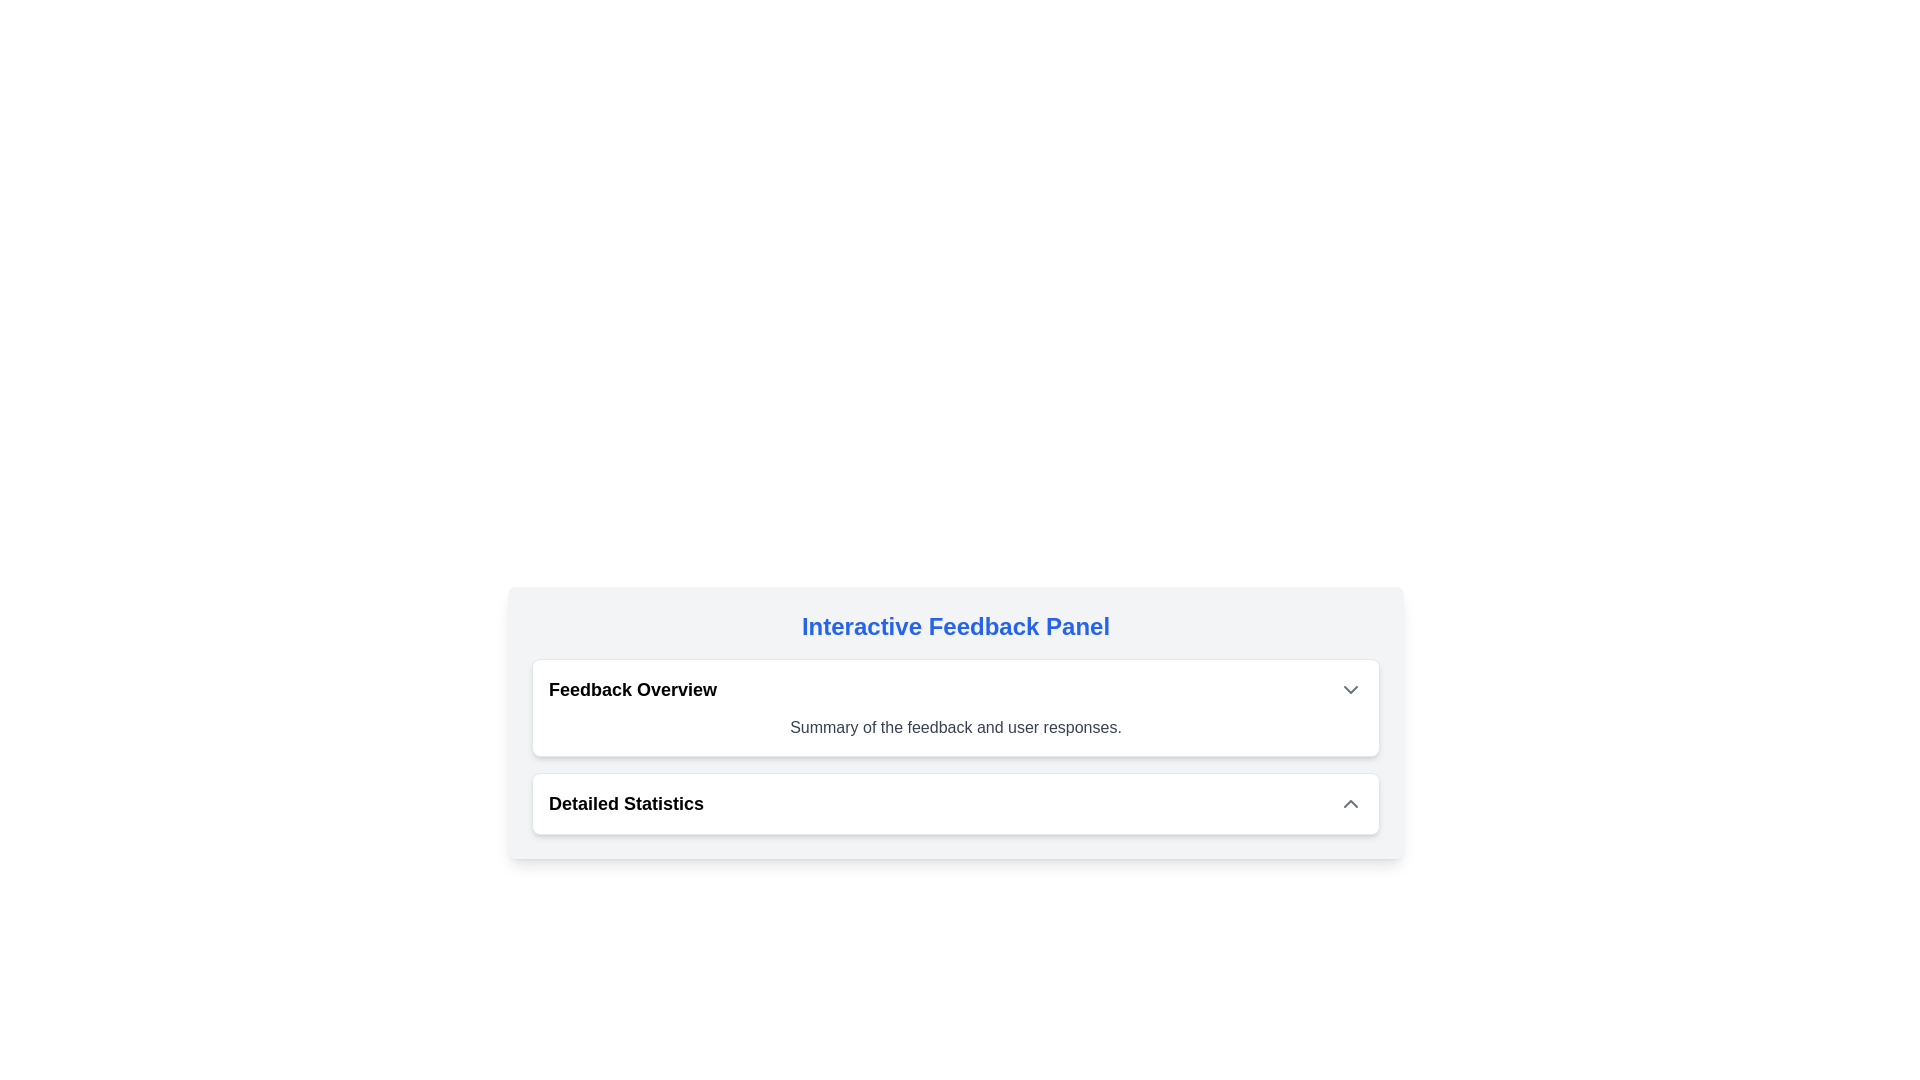  What do you see at coordinates (954, 728) in the screenshot?
I see `the text label providing a summary for the 'Feedback Overview' section, which is located below the header and centered horizontally in the main panel` at bounding box center [954, 728].